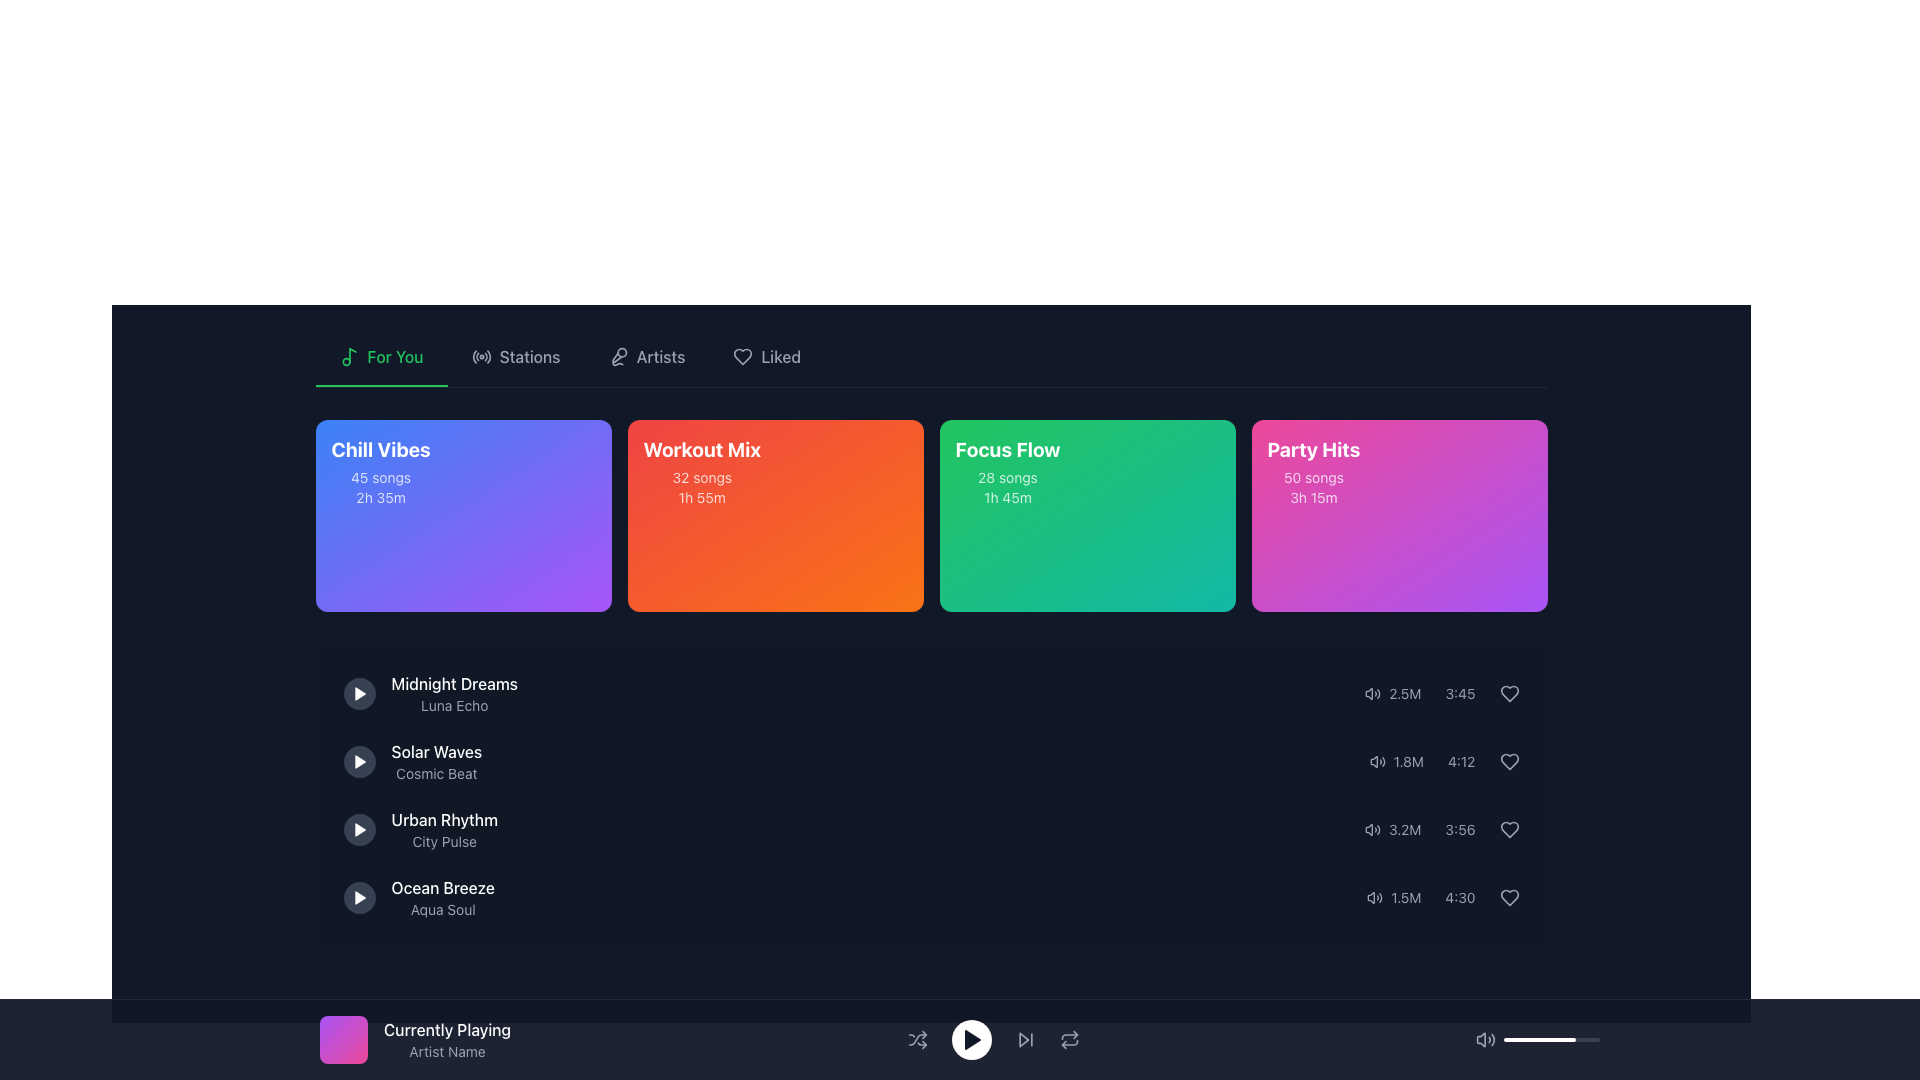 Image resolution: width=1920 pixels, height=1080 pixels. I want to click on the volume, so click(1582, 1039).